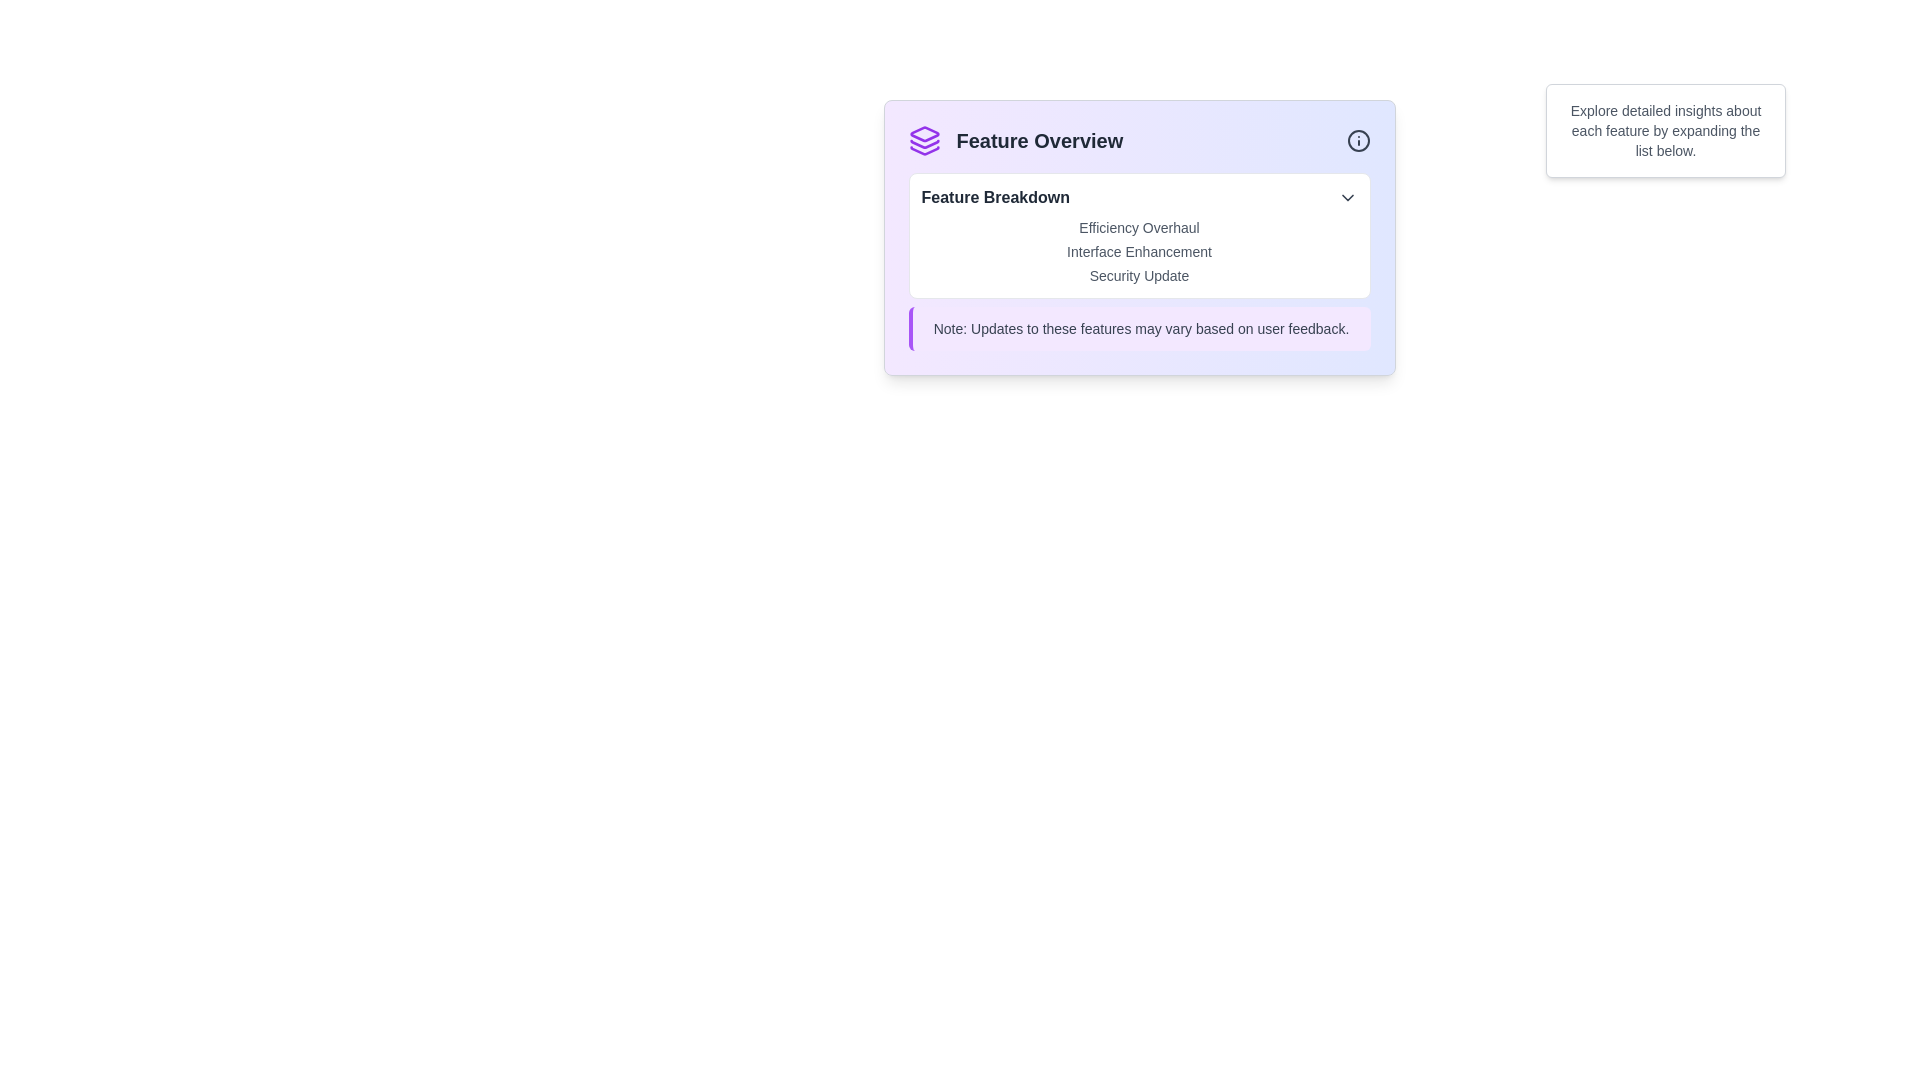 This screenshot has height=1080, width=1920. Describe the element at coordinates (1139, 276) in the screenshot. I see `the 'Security Update' static text label, which is the last item in the vertically stacked list under 'Feature Breakdown'` at that location.